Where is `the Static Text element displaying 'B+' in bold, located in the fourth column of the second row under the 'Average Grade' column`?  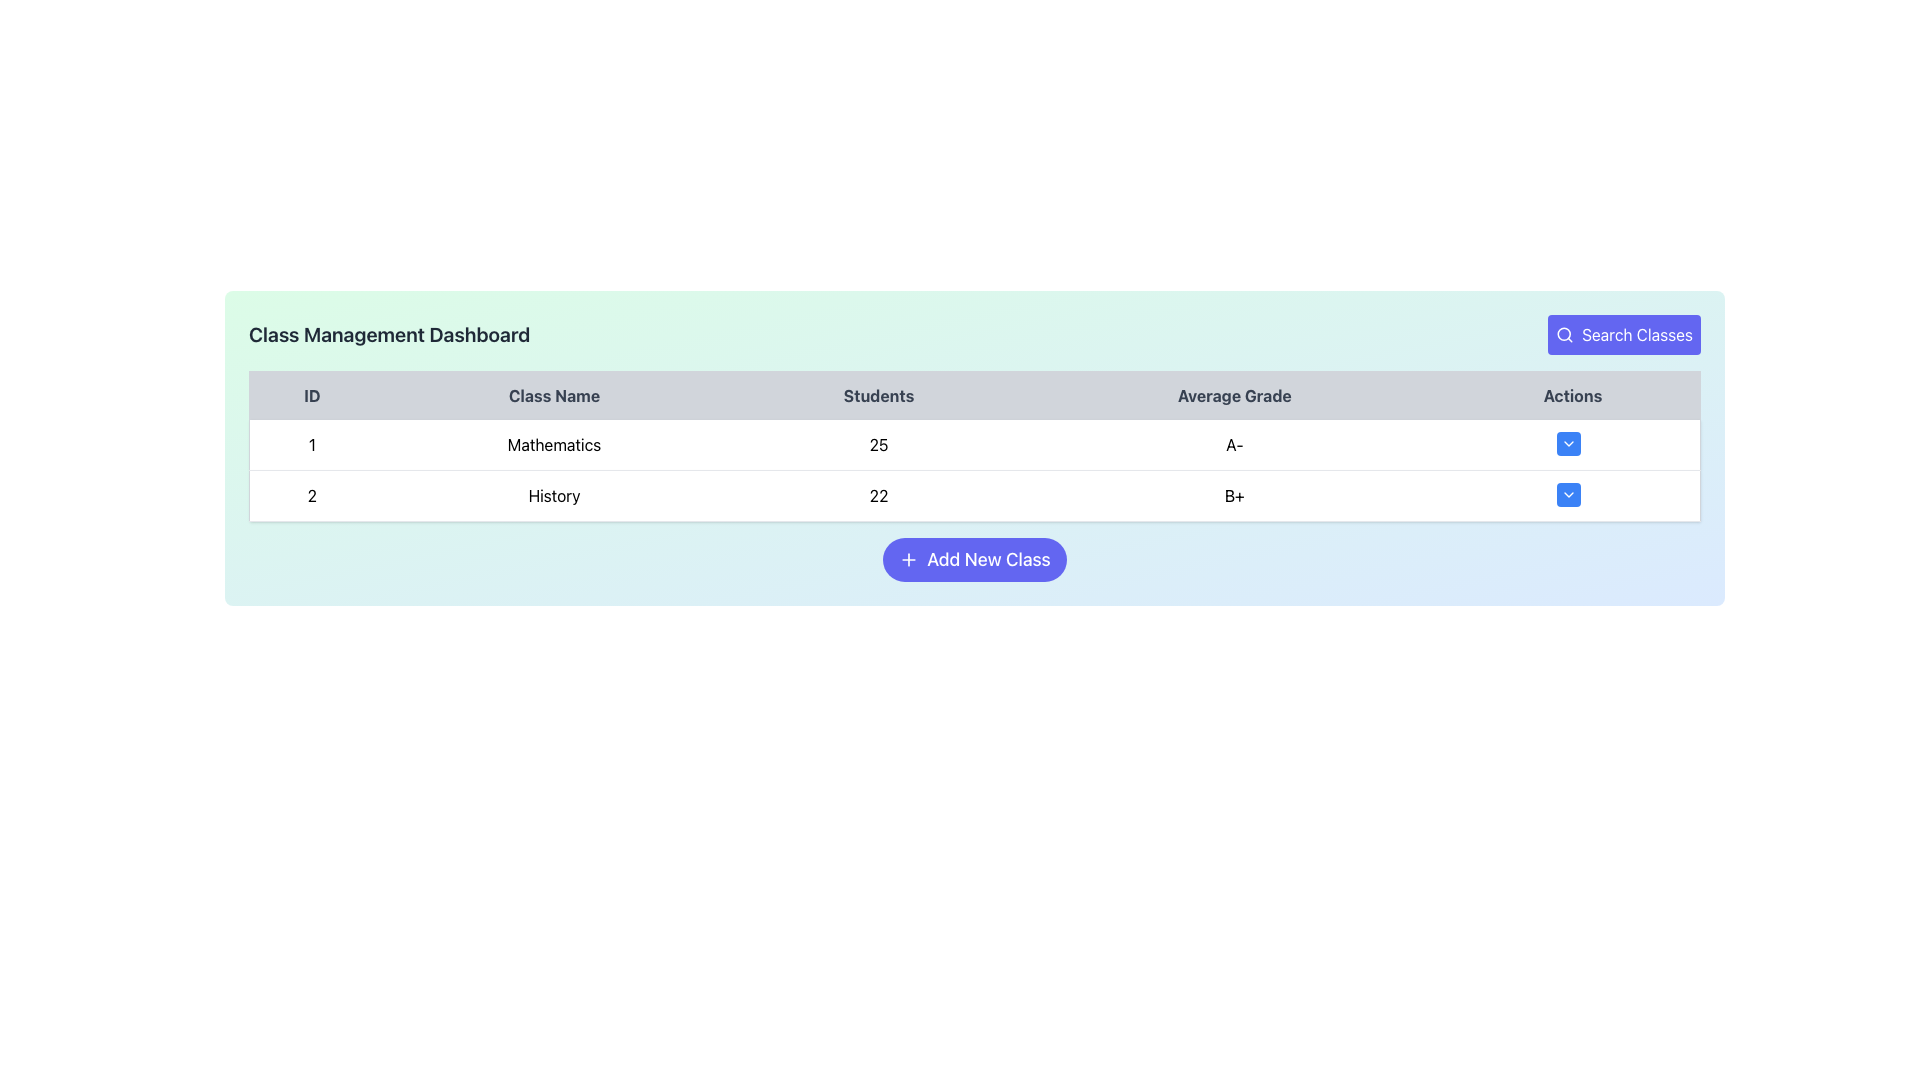
the Static Text element displaying 'B+' in bold, located in the fourth column of the second row under the 'Average Grade' column is located at coordinates (1233, 495).